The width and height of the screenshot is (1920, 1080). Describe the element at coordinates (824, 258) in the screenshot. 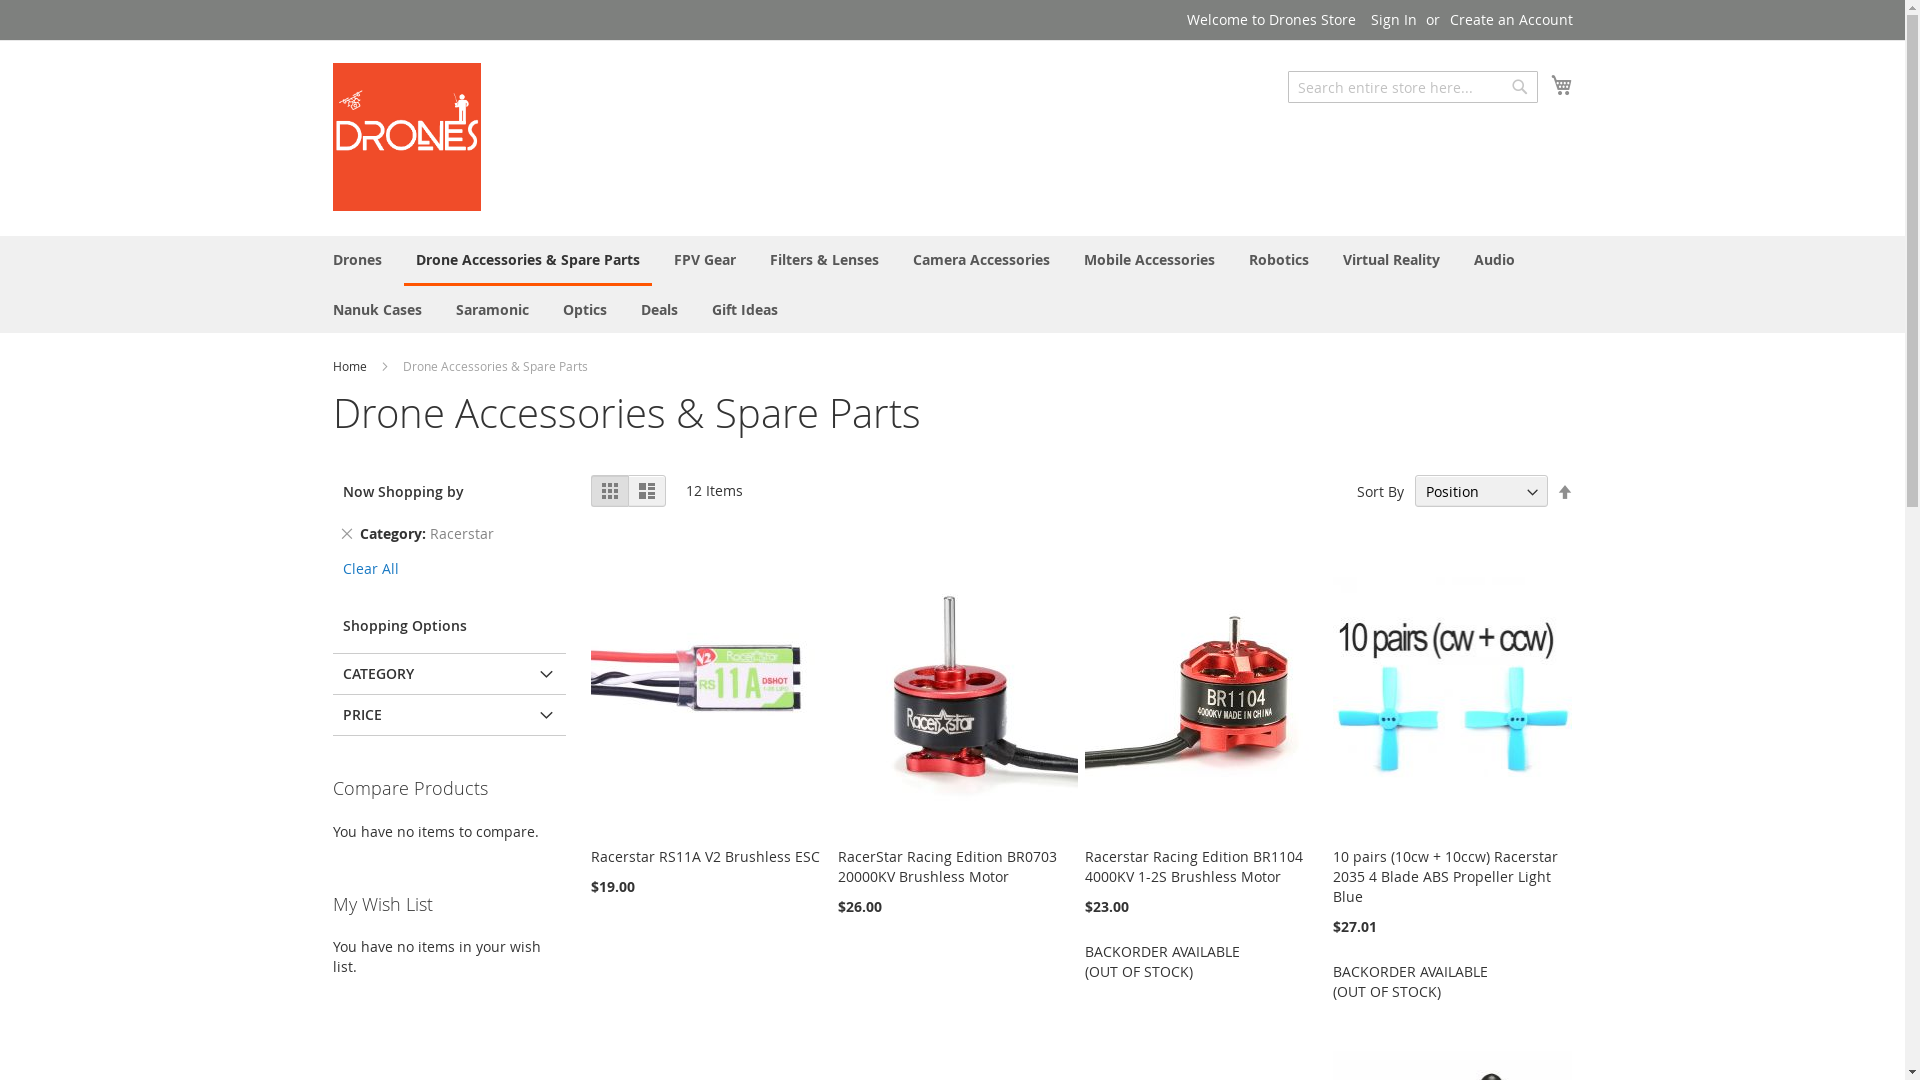

I see `'Filters & Lenses'` at that location.